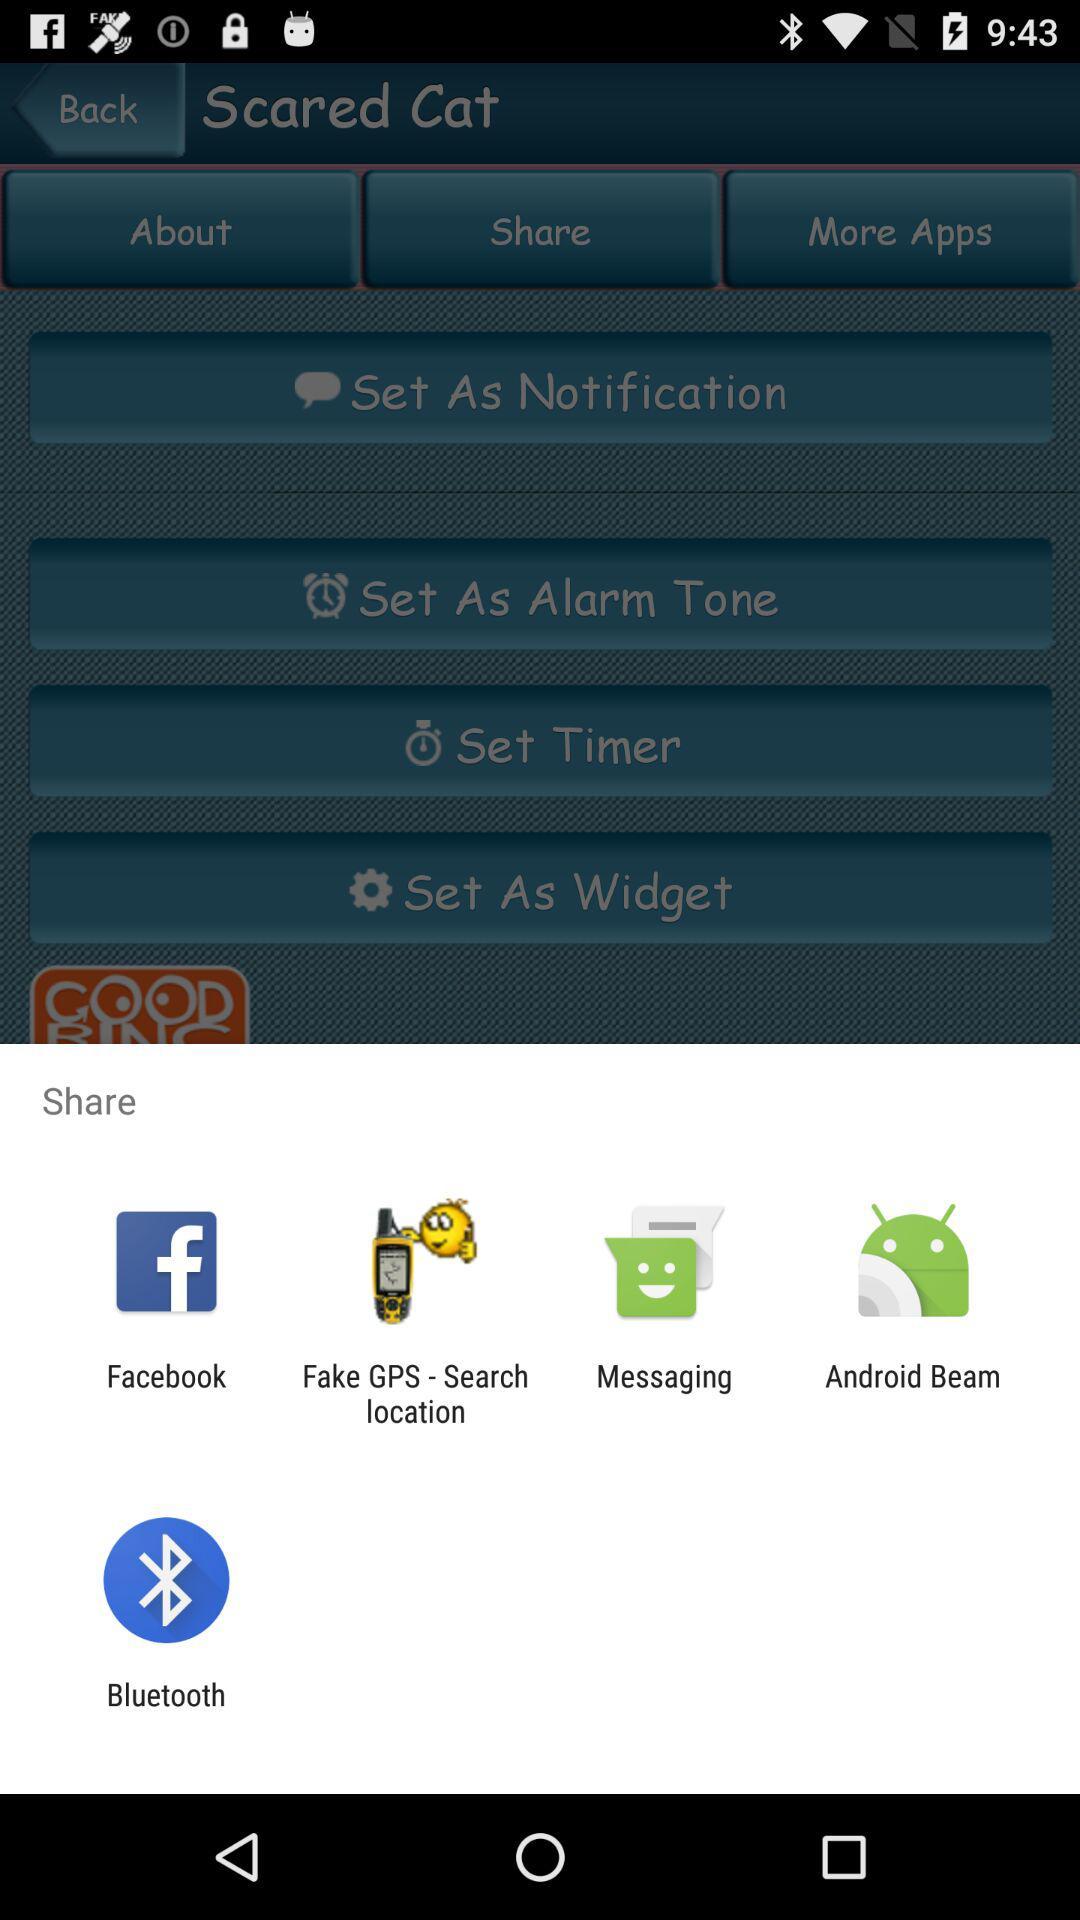 This screenshot has height=1920, width=1080. What do you see at coordinates (913, 1392) in the screenshot?
I see `the icon at the bottom right corner` at bounding box center [913, 1392].